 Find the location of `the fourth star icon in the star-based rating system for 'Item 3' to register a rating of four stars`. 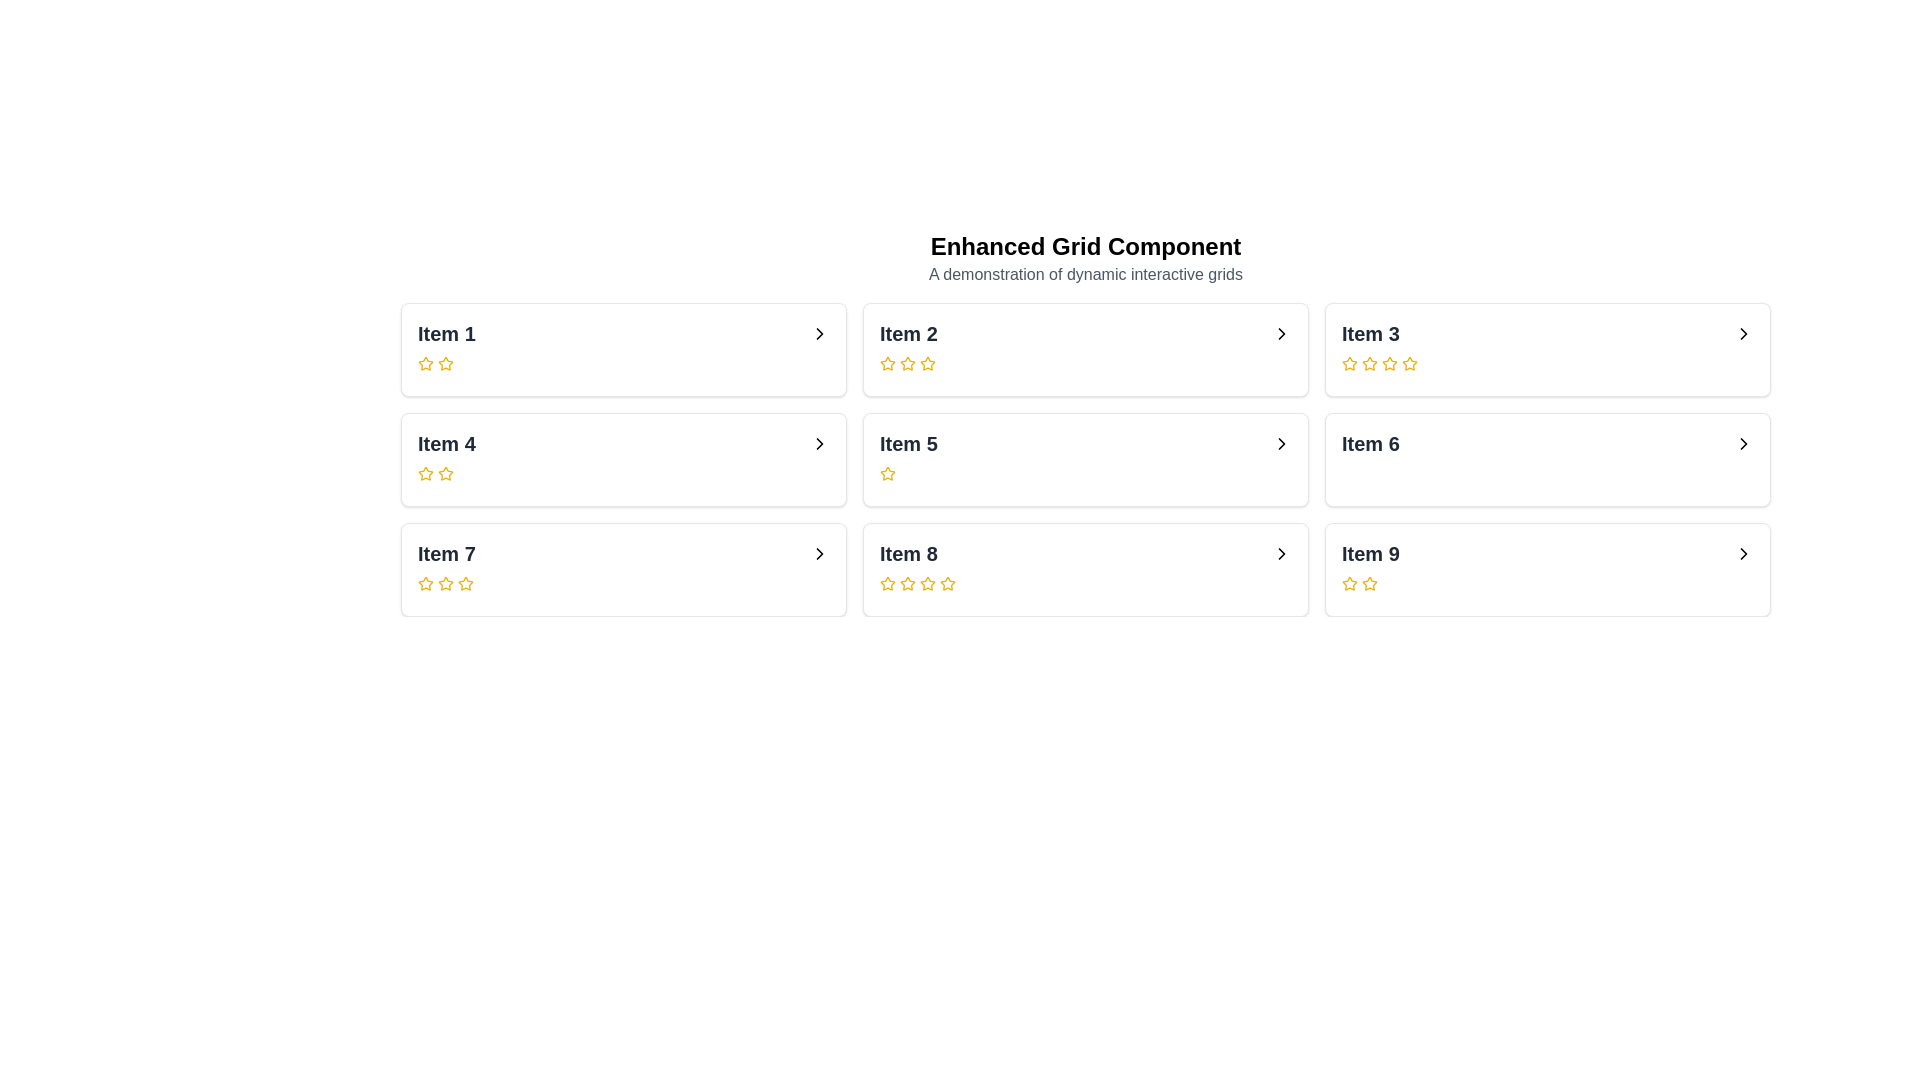

the fourth star icon in the star-based rating system for 'Item 3' to register a rating of four stars is located at coordinates (1389, 363).